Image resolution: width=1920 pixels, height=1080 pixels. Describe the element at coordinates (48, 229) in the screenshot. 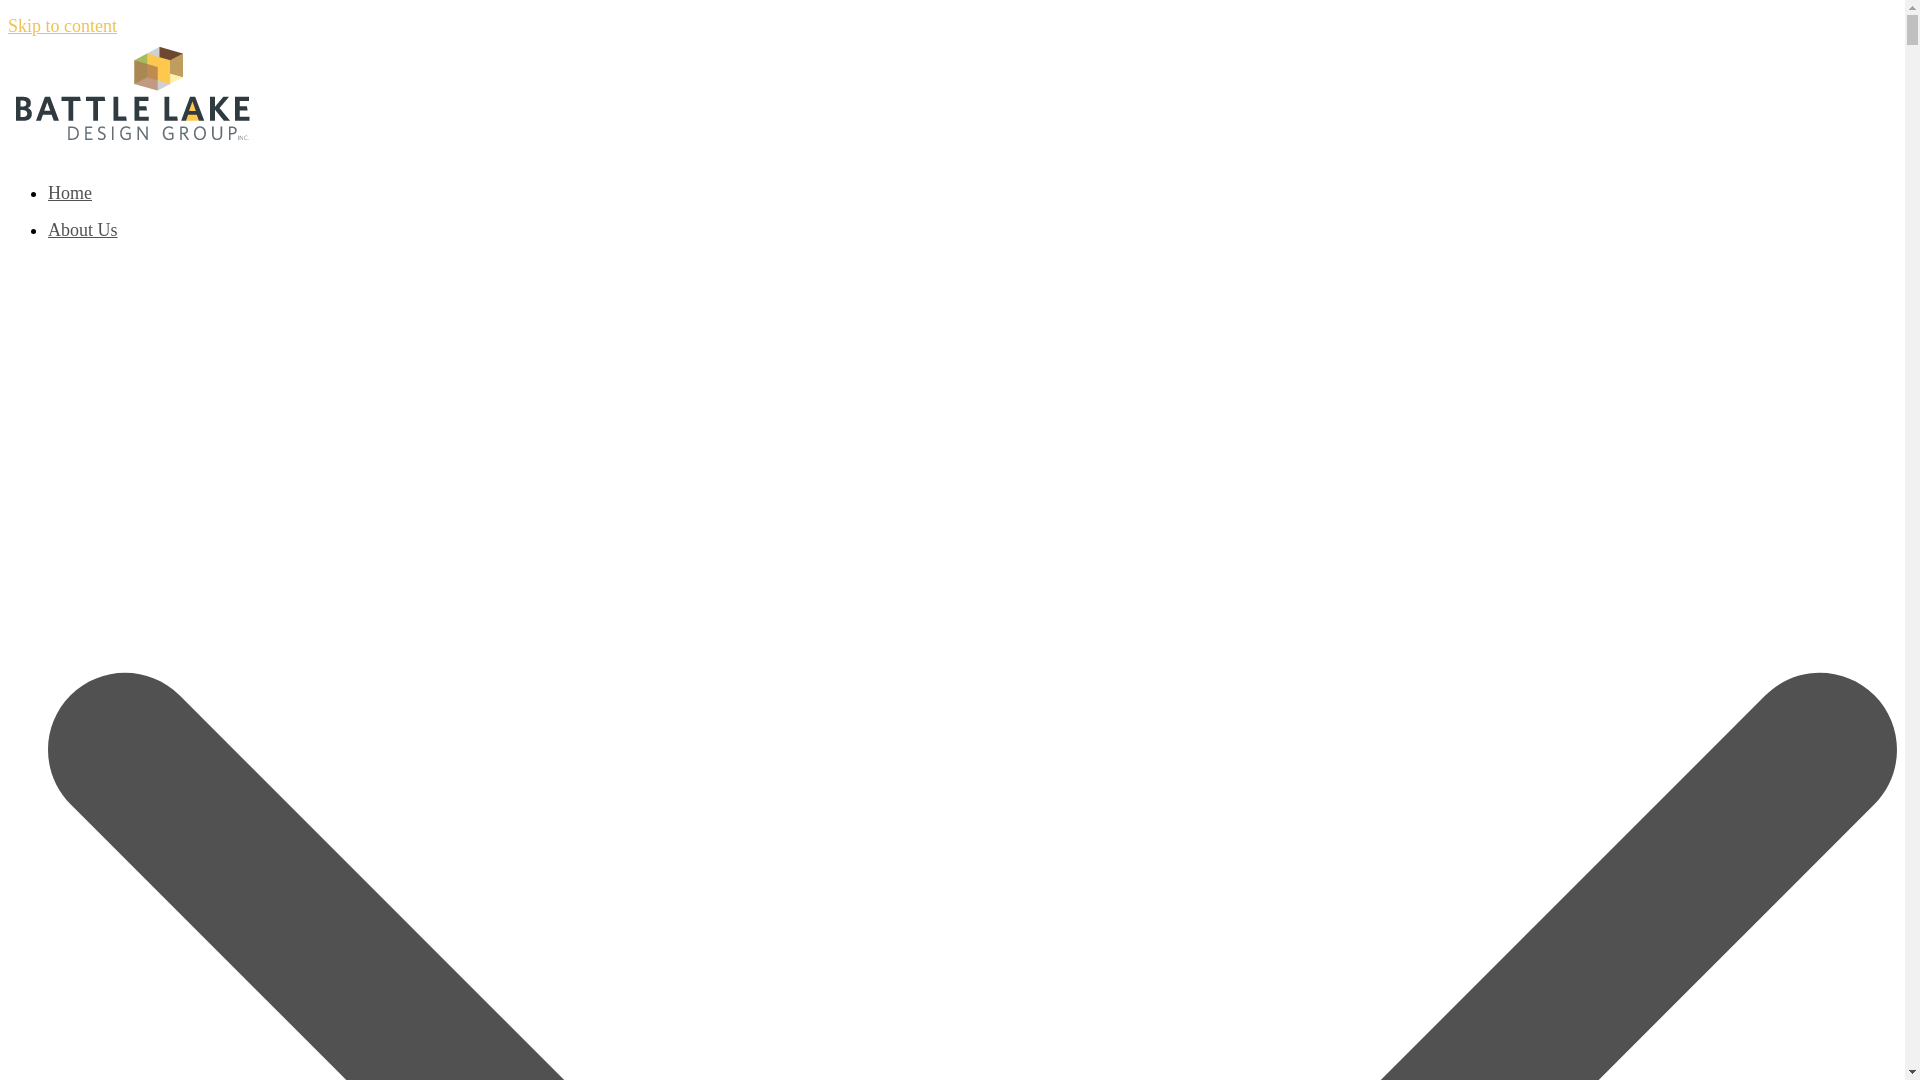

I see `'About Us'` at that location.